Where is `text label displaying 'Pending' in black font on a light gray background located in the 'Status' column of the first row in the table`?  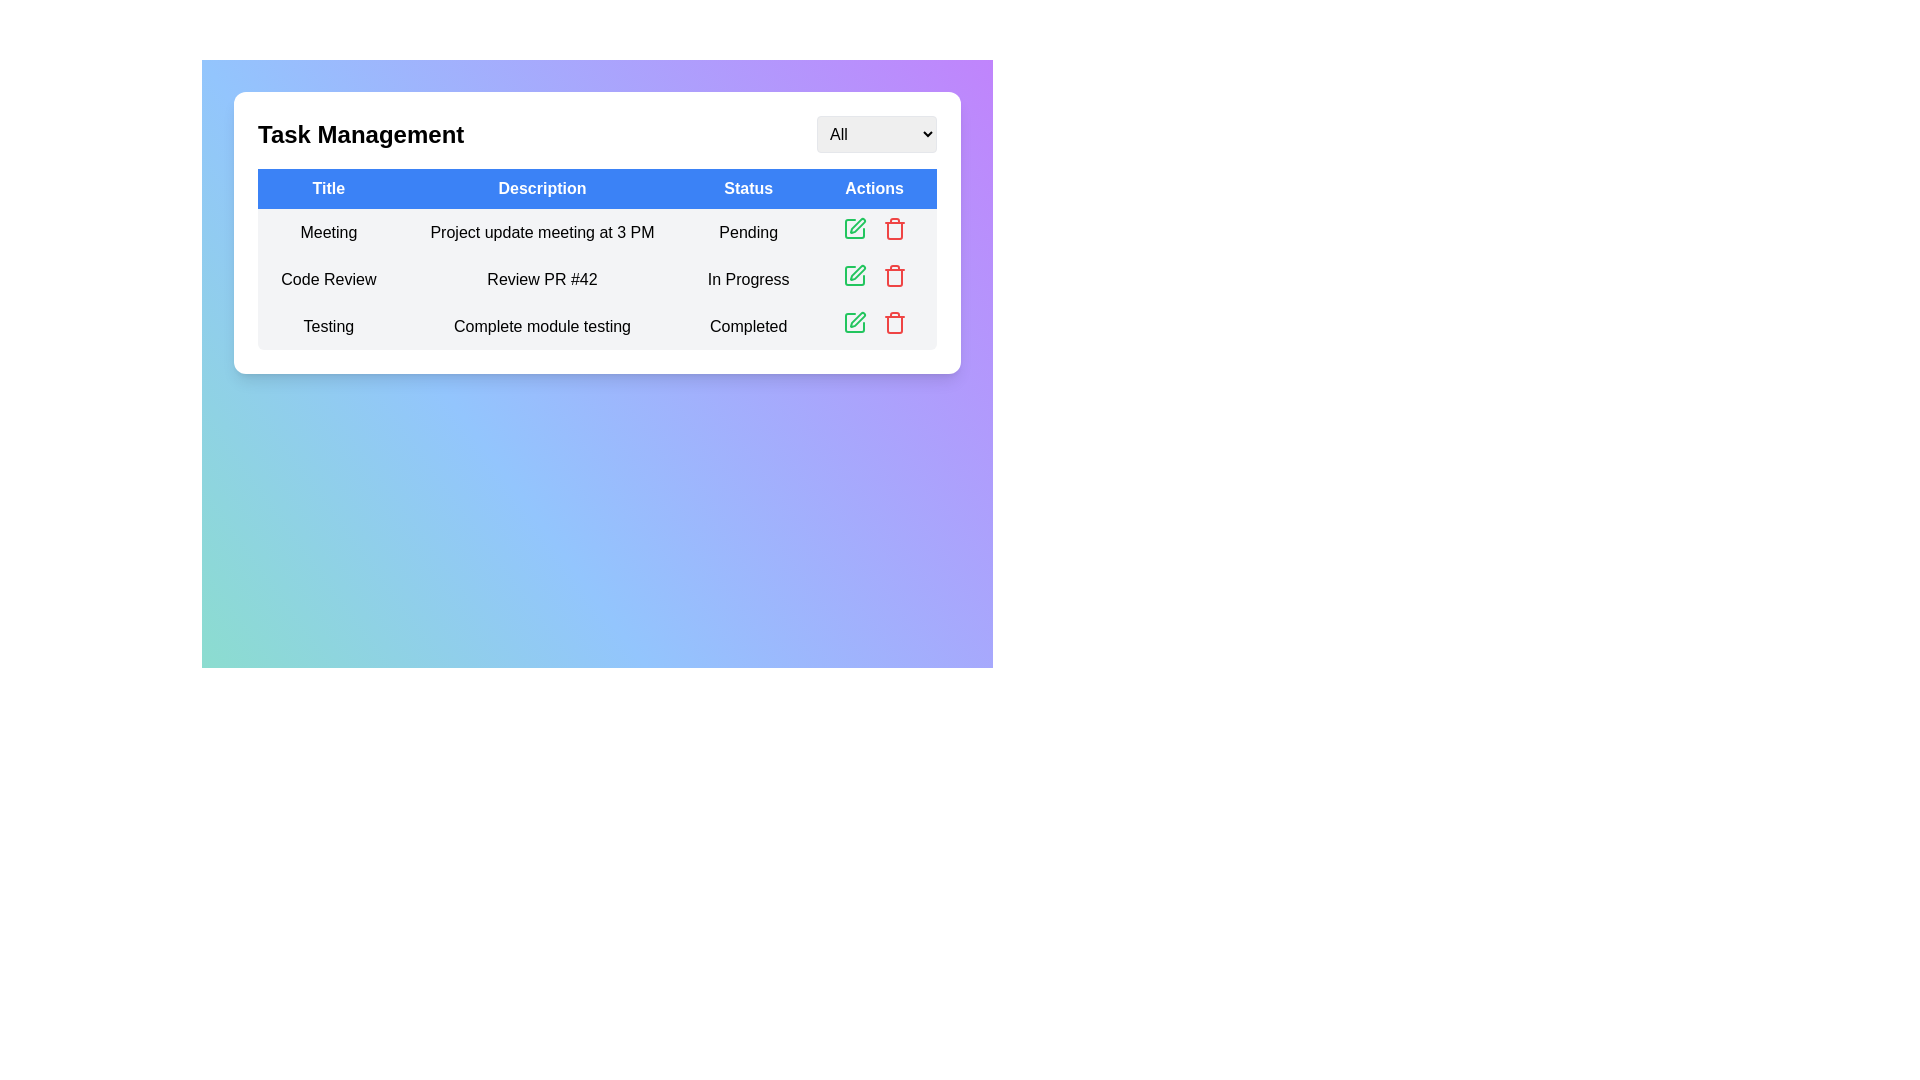
text label displaying 'Pending' in black font on a light gray background located in the 'Status' column of the first row in the table is located at coordinates (747, 231).